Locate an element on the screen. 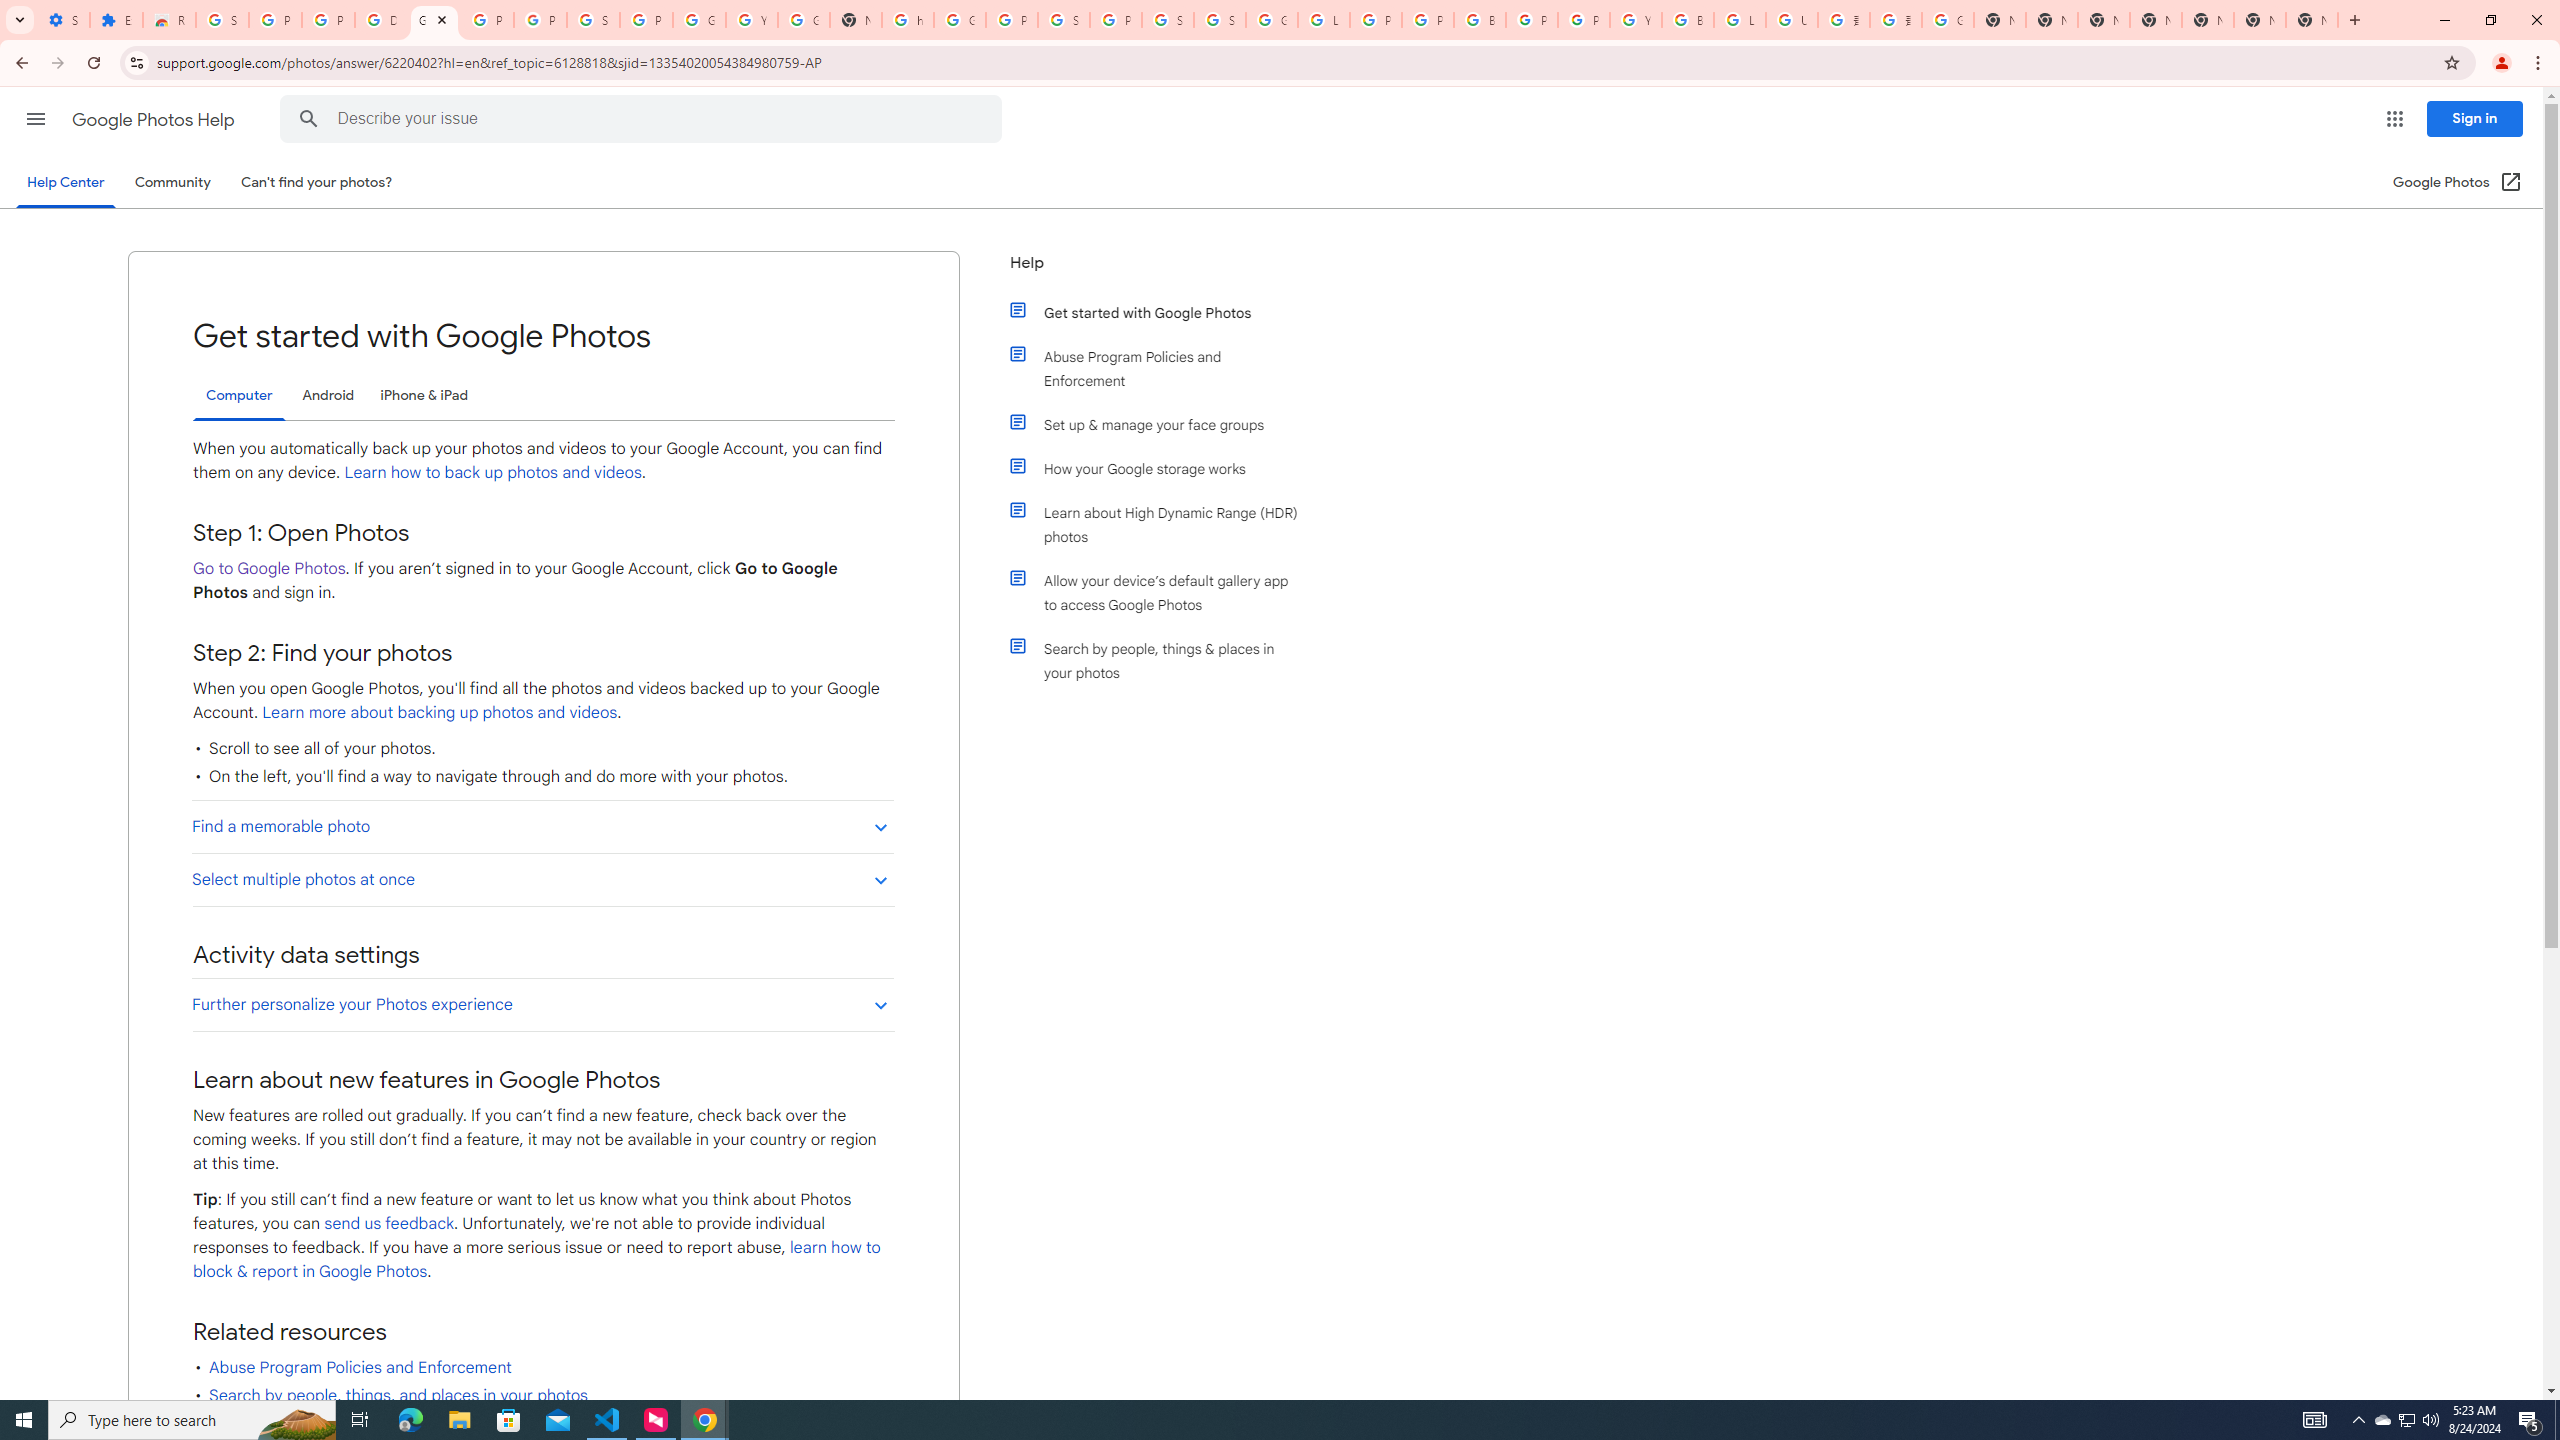  'YouTube' is located at coordinates (1634, 19).